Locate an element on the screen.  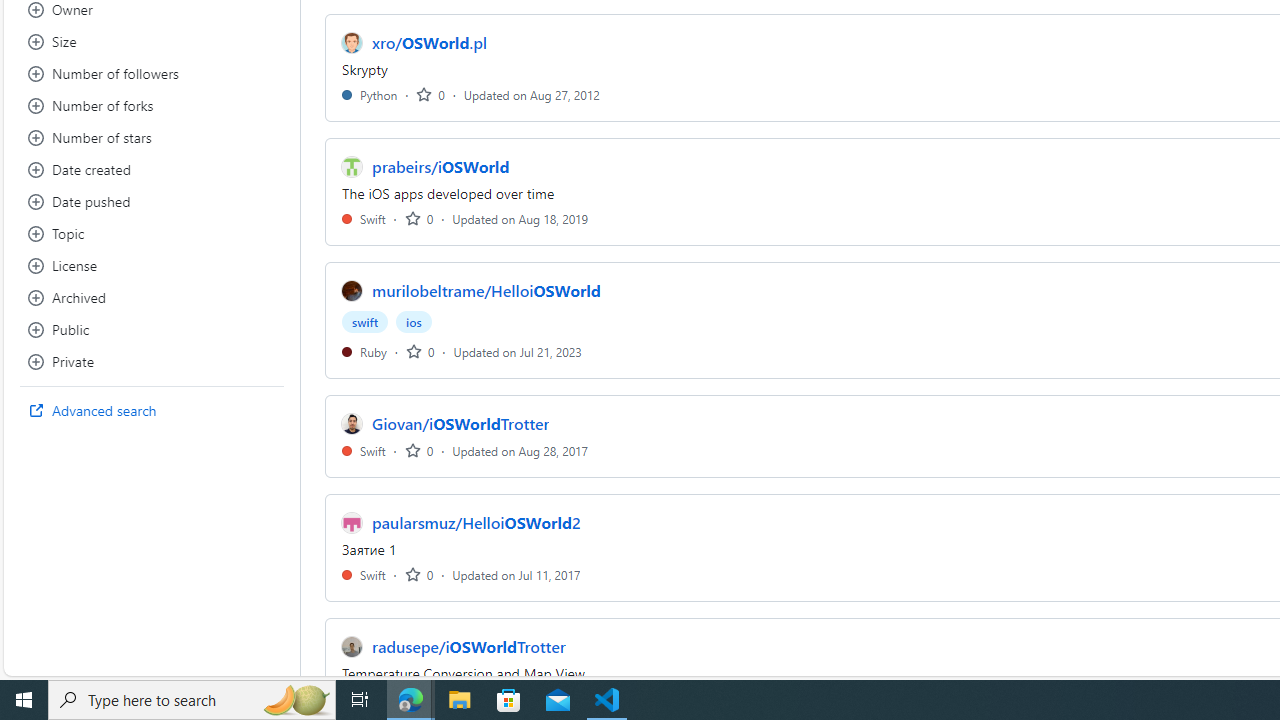
'Updated on Aug 27, 2012' is located at coordinates (531, 94).